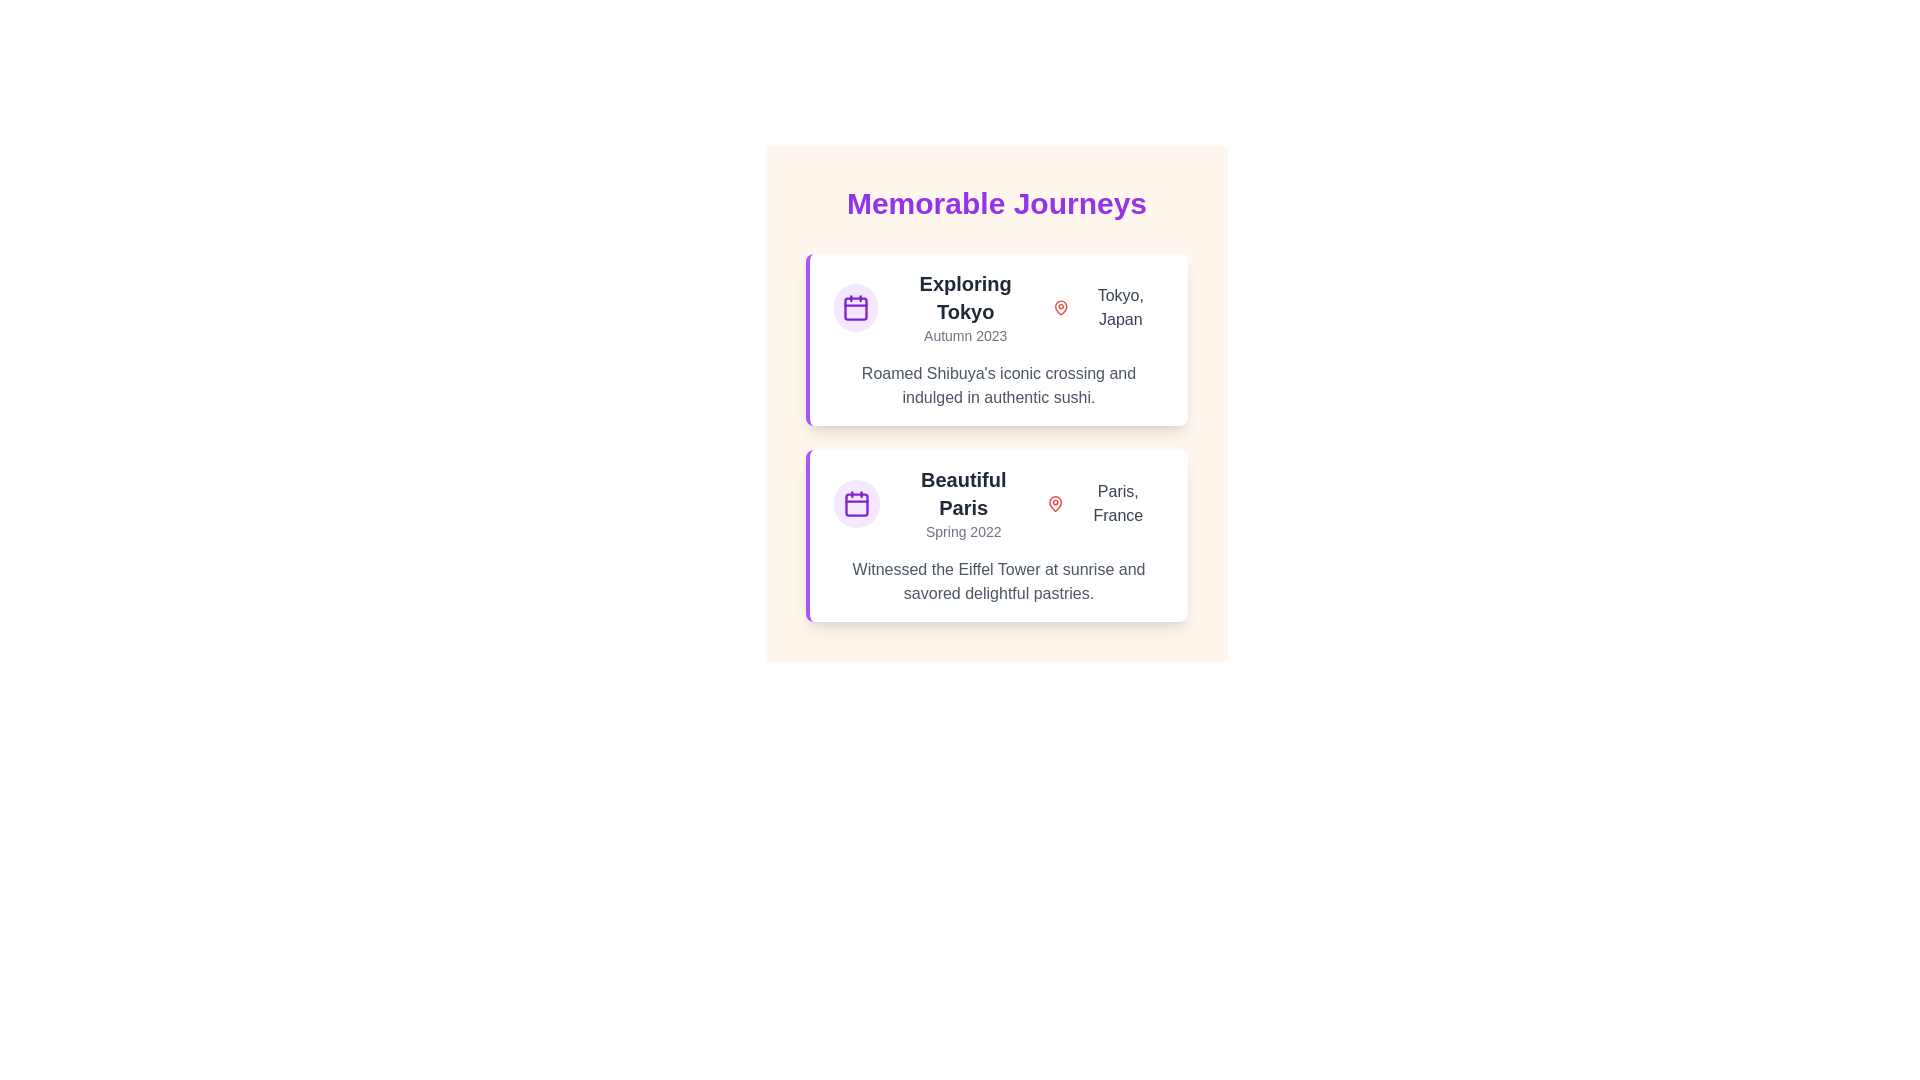 The width and height of the screenshot is (1920, 1080). I want to click on location information text positioned within the upper card under the 'Memorable Journeys' section, to the right of a pin icon, so click(1120, 308).